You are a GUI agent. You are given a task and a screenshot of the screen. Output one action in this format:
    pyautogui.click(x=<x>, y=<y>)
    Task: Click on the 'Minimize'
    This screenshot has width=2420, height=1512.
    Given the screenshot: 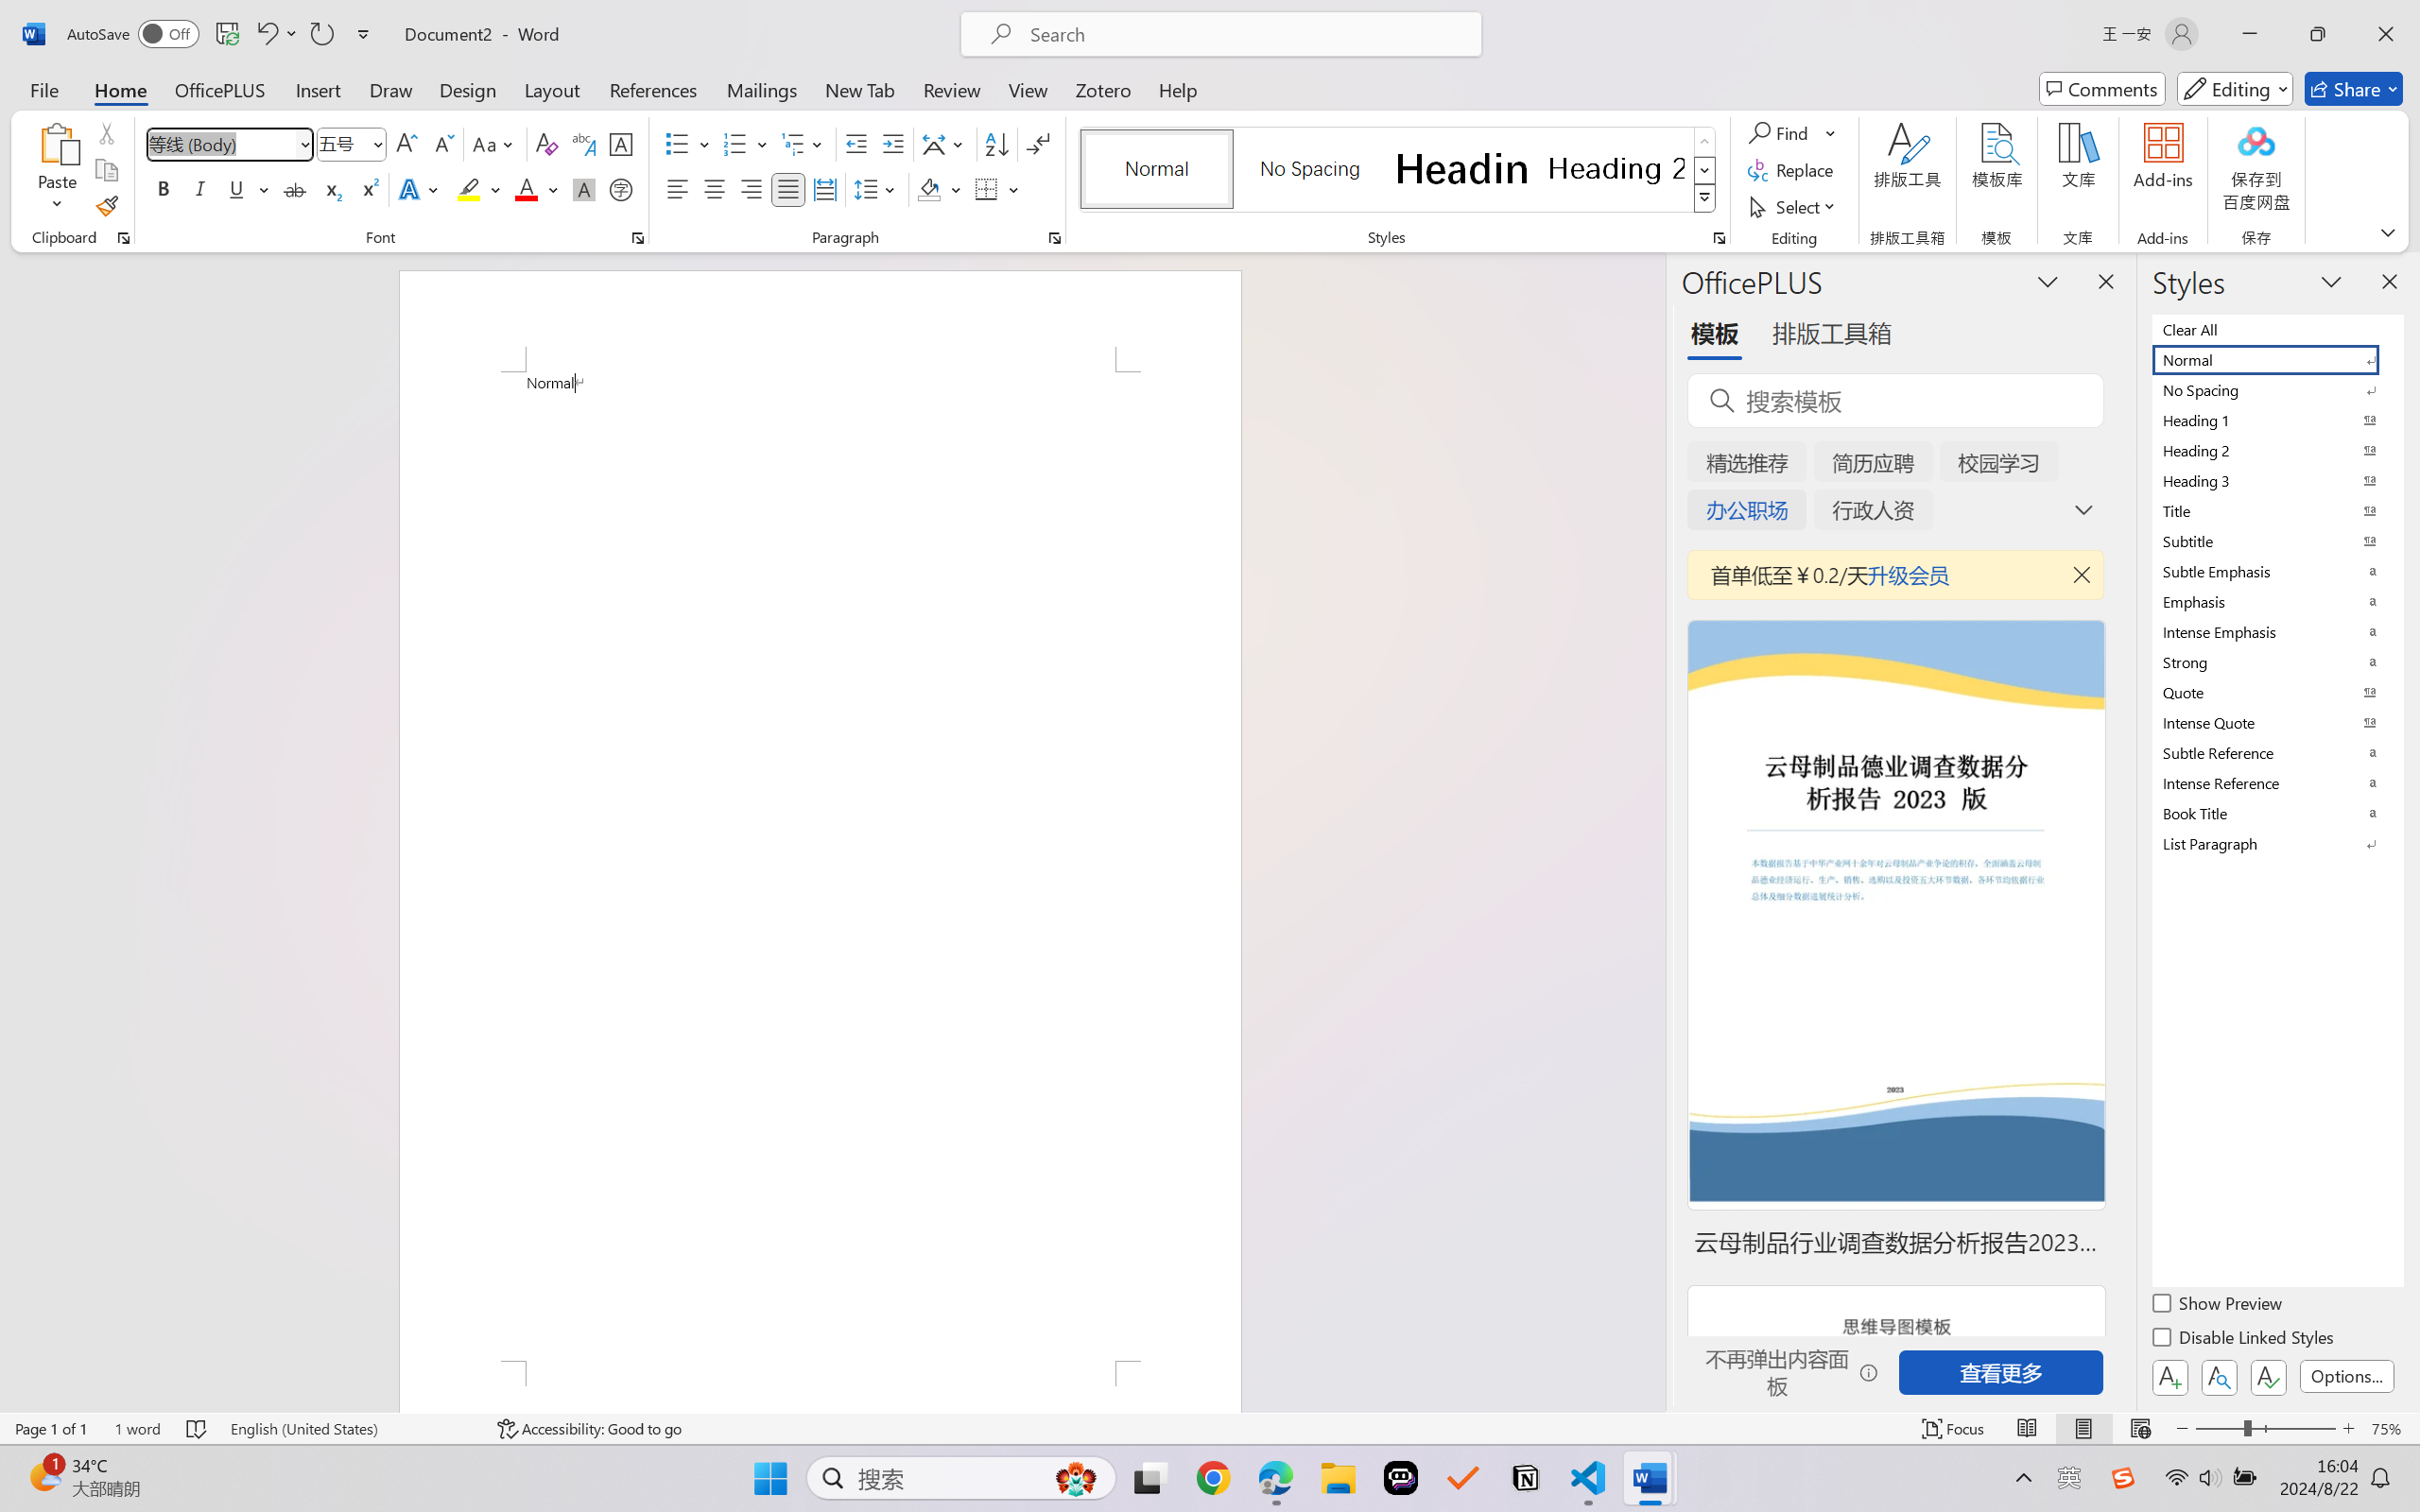 What is the action you would take?
    pyautogui.click(x=2250, y=33)
    